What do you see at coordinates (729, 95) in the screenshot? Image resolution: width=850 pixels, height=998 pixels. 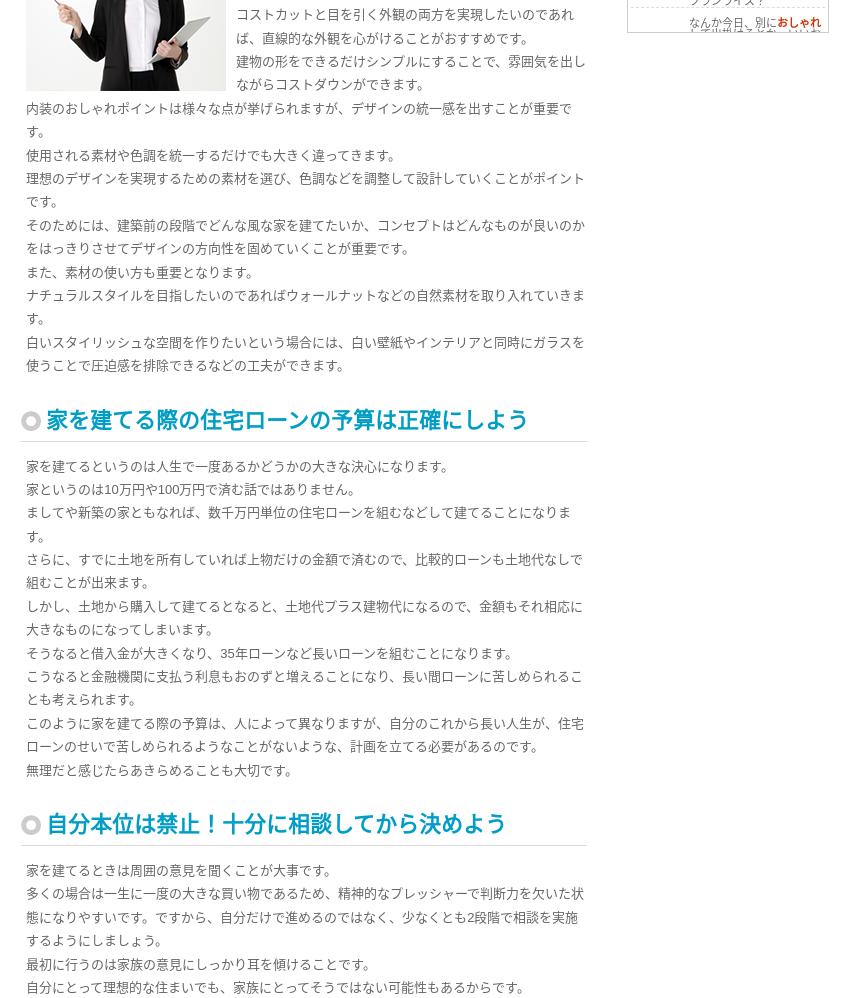 I see `'> 家を建てる前には住宅ローンについて理解を深めておこう'` at bounding box center [729, 95].